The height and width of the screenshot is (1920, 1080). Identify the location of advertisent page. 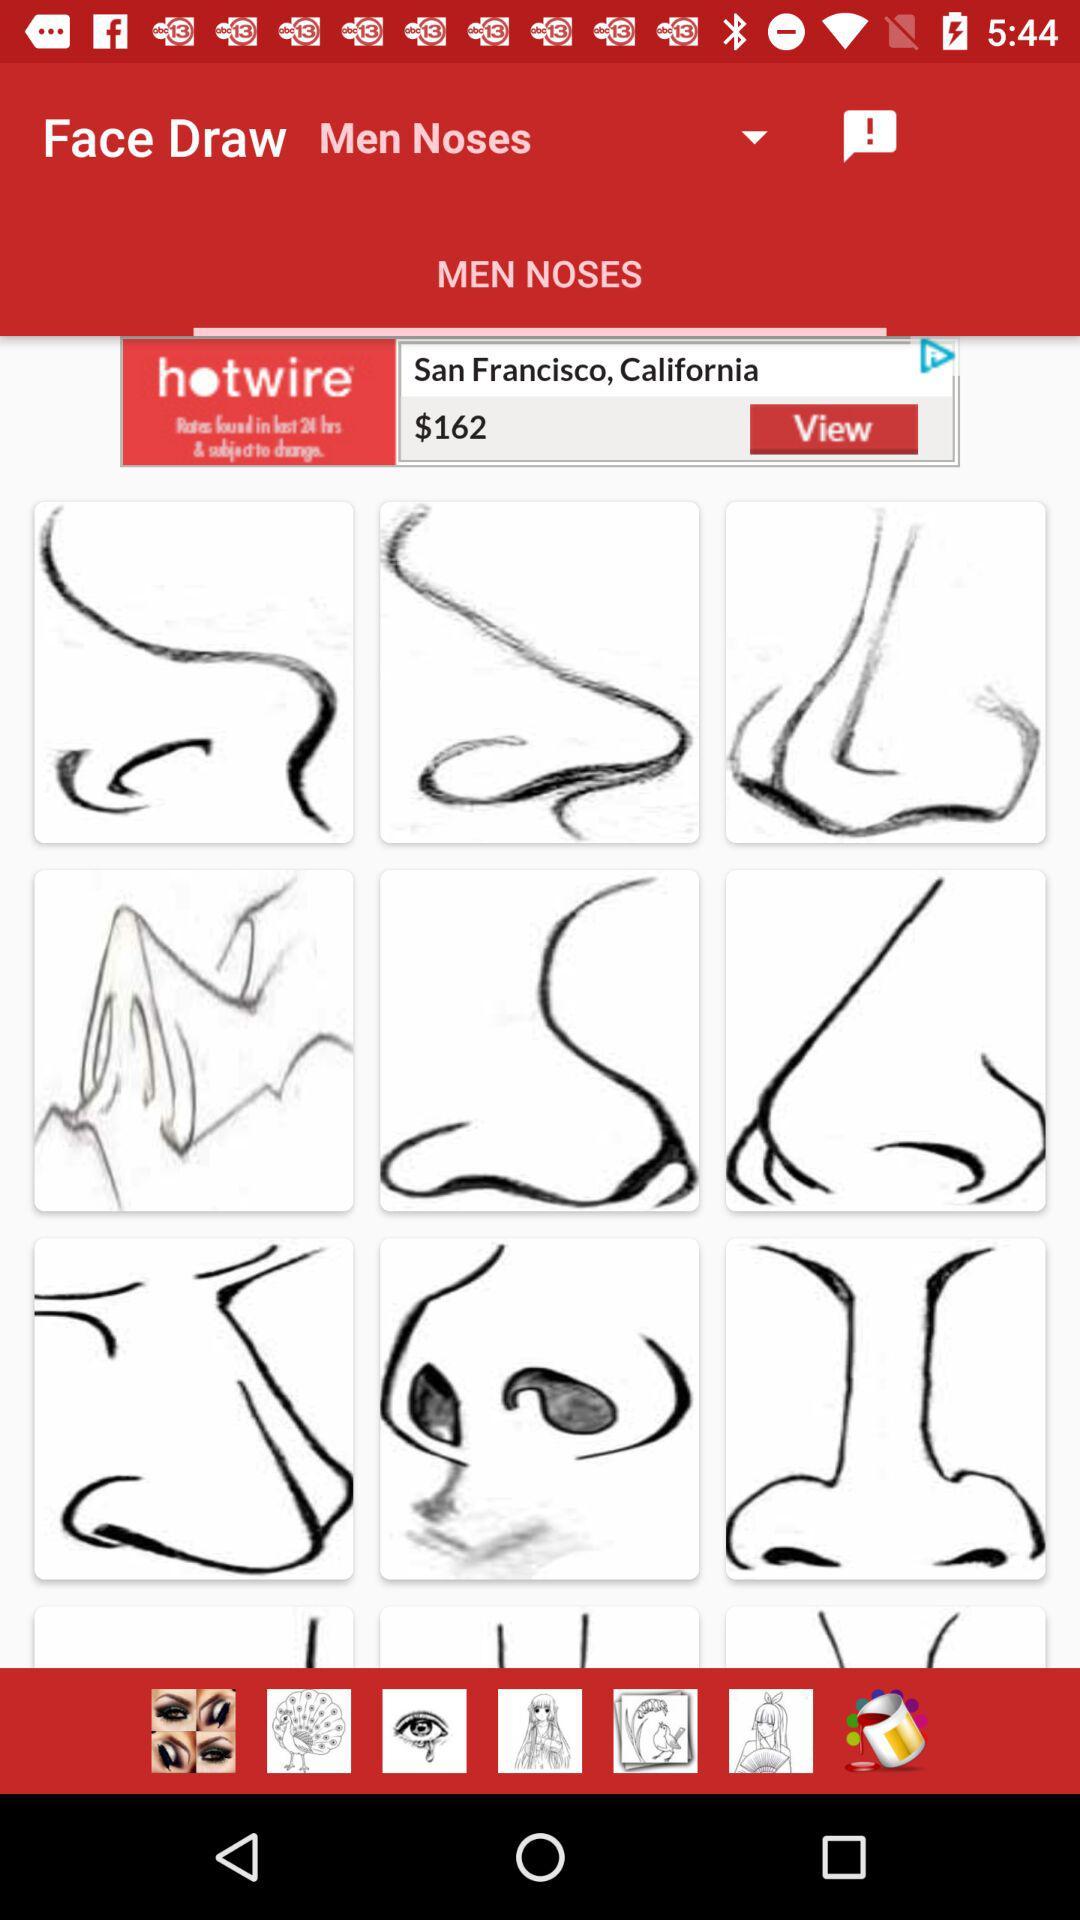
(655, 1730).